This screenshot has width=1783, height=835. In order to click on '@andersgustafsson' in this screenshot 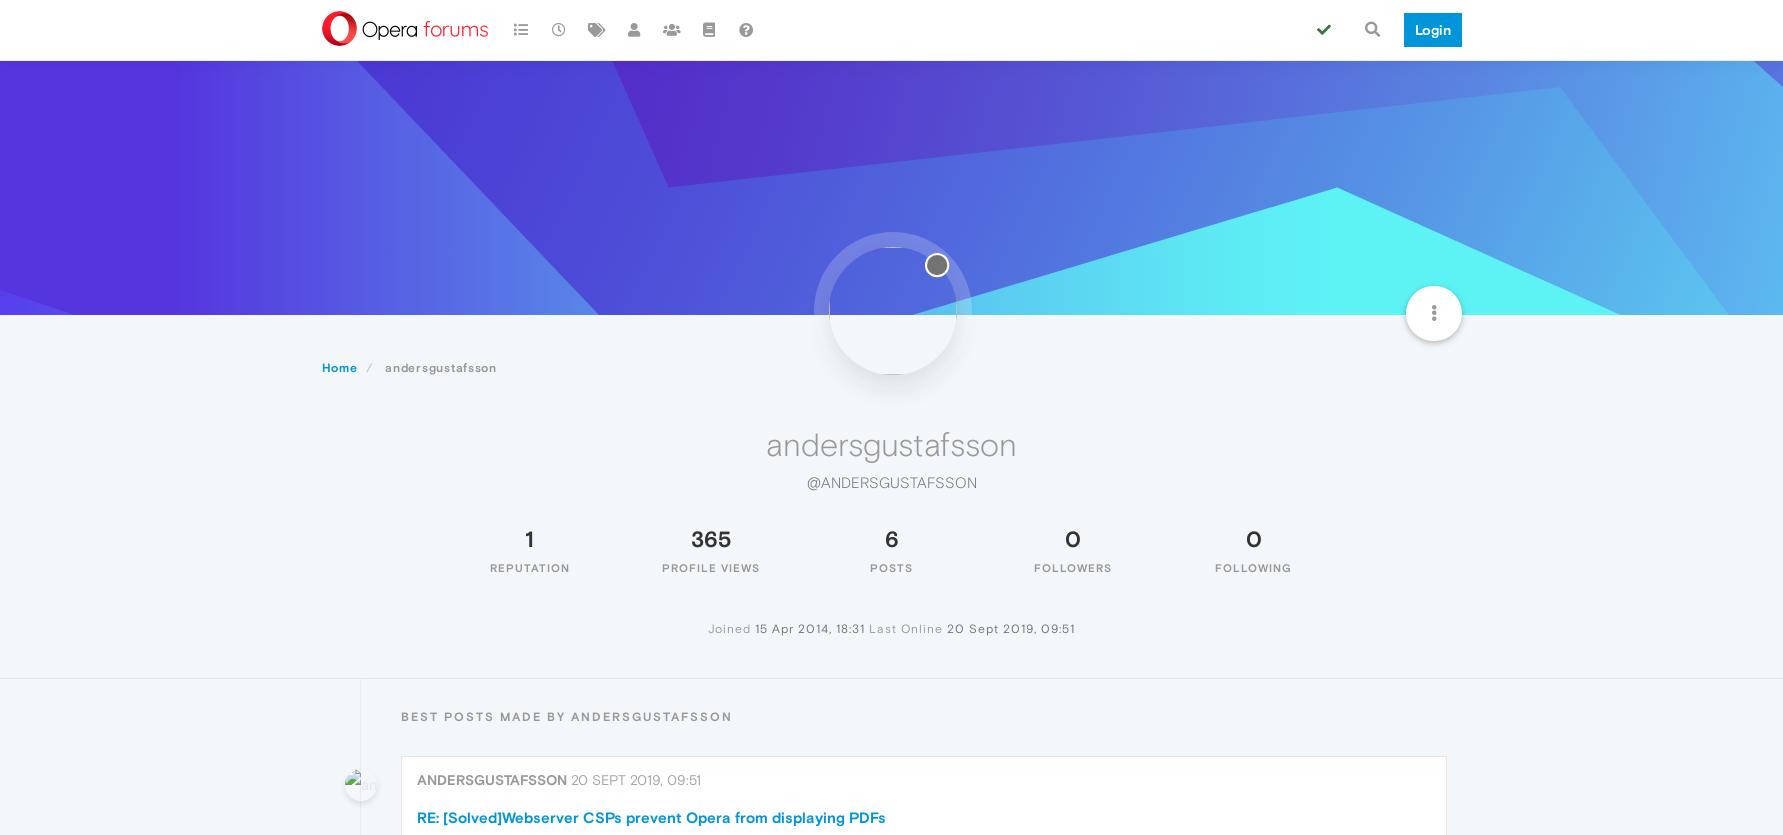, I will do `click(890, 481)`.